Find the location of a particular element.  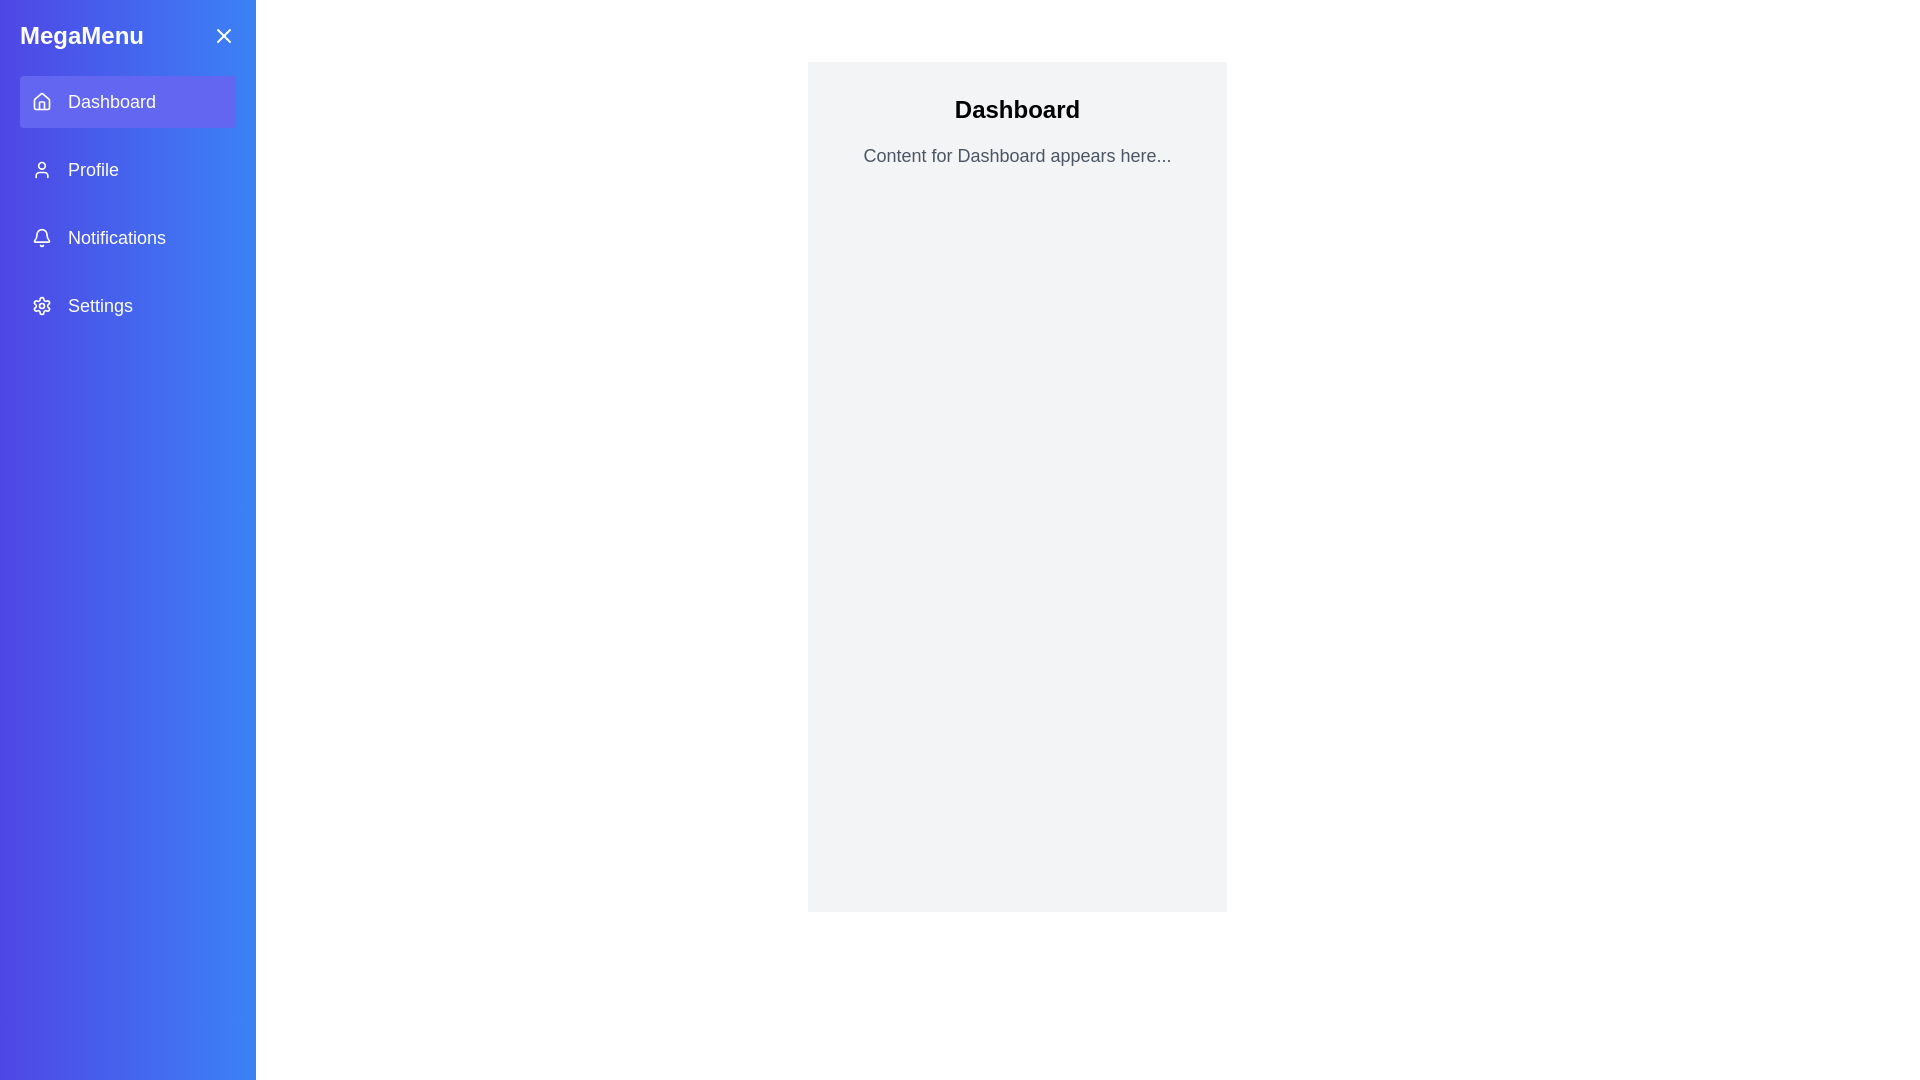

the 'Notifications' text label located in the sidebar menu, which is displayed in bold white font on a gradient blue background is located at coordinates (115, 237).